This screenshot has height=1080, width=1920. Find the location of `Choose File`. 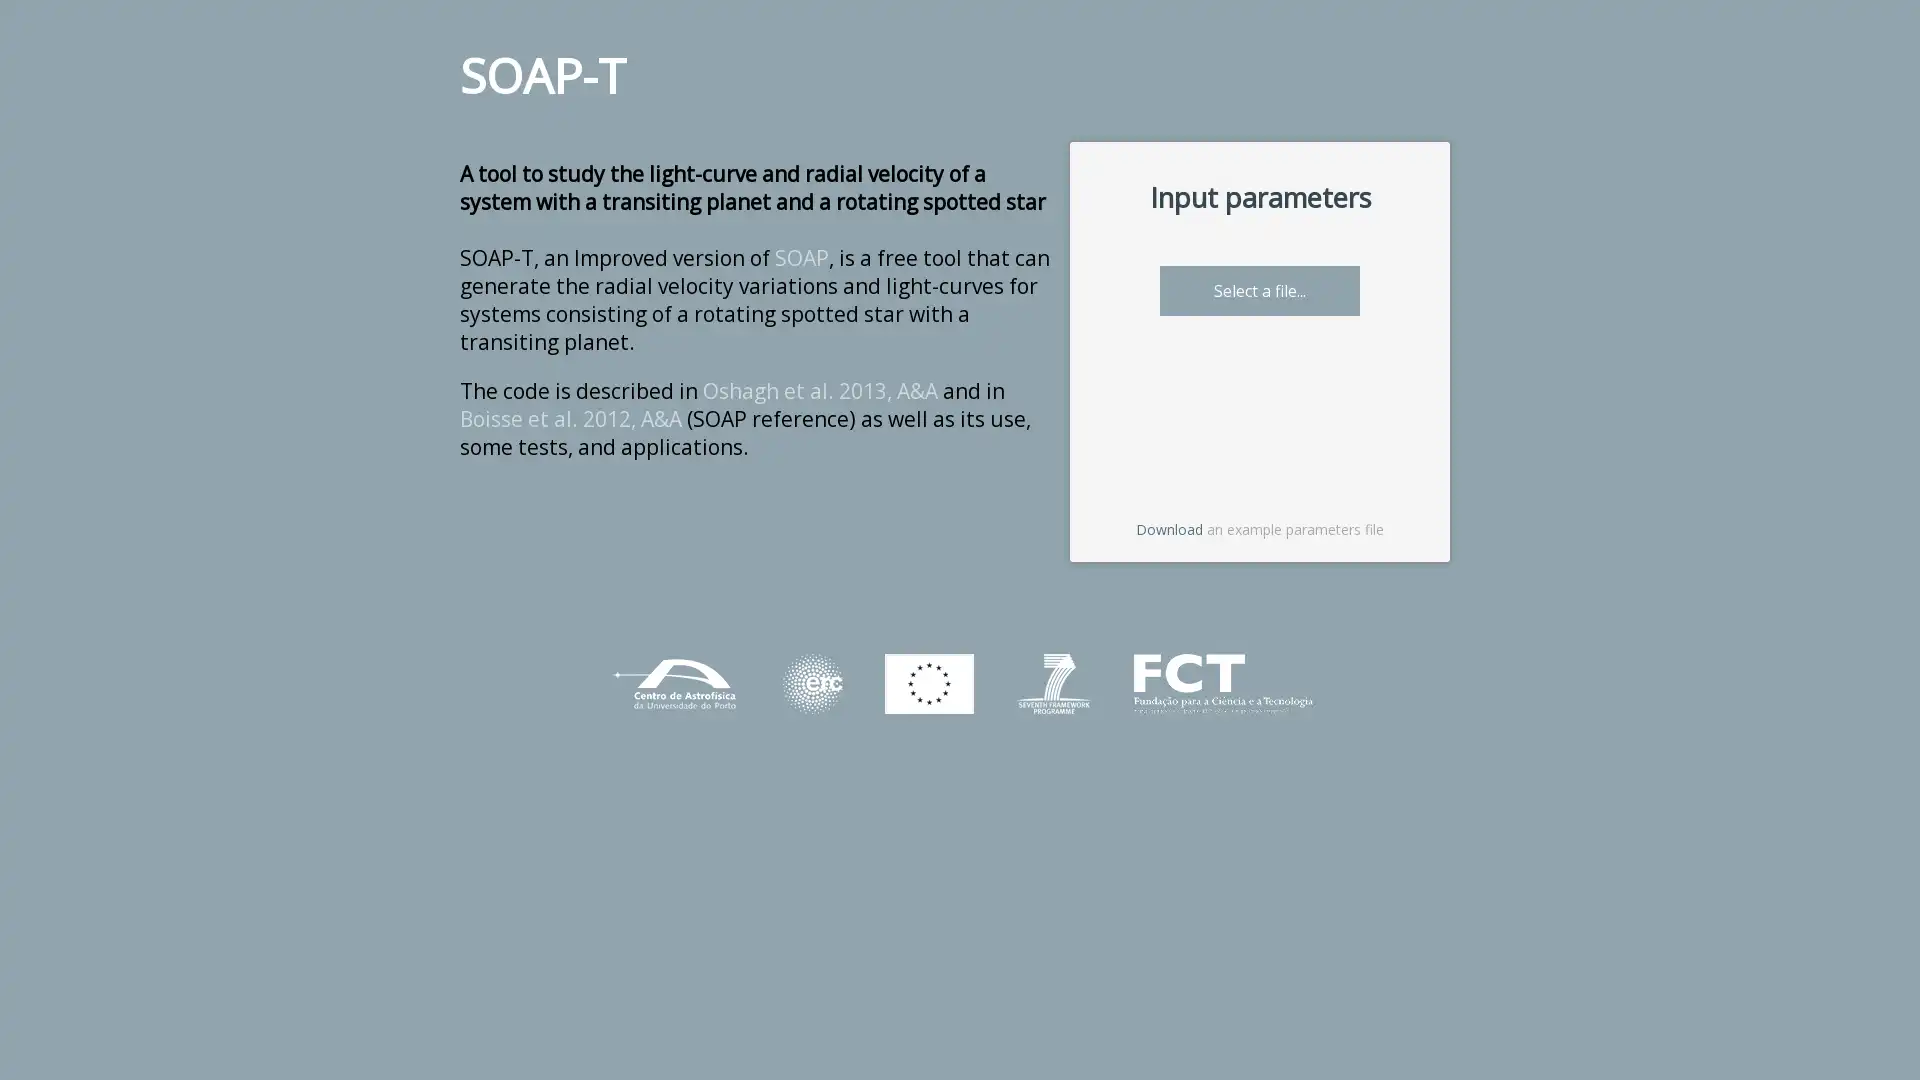

Choose File is located at coordinates (1203, 290).